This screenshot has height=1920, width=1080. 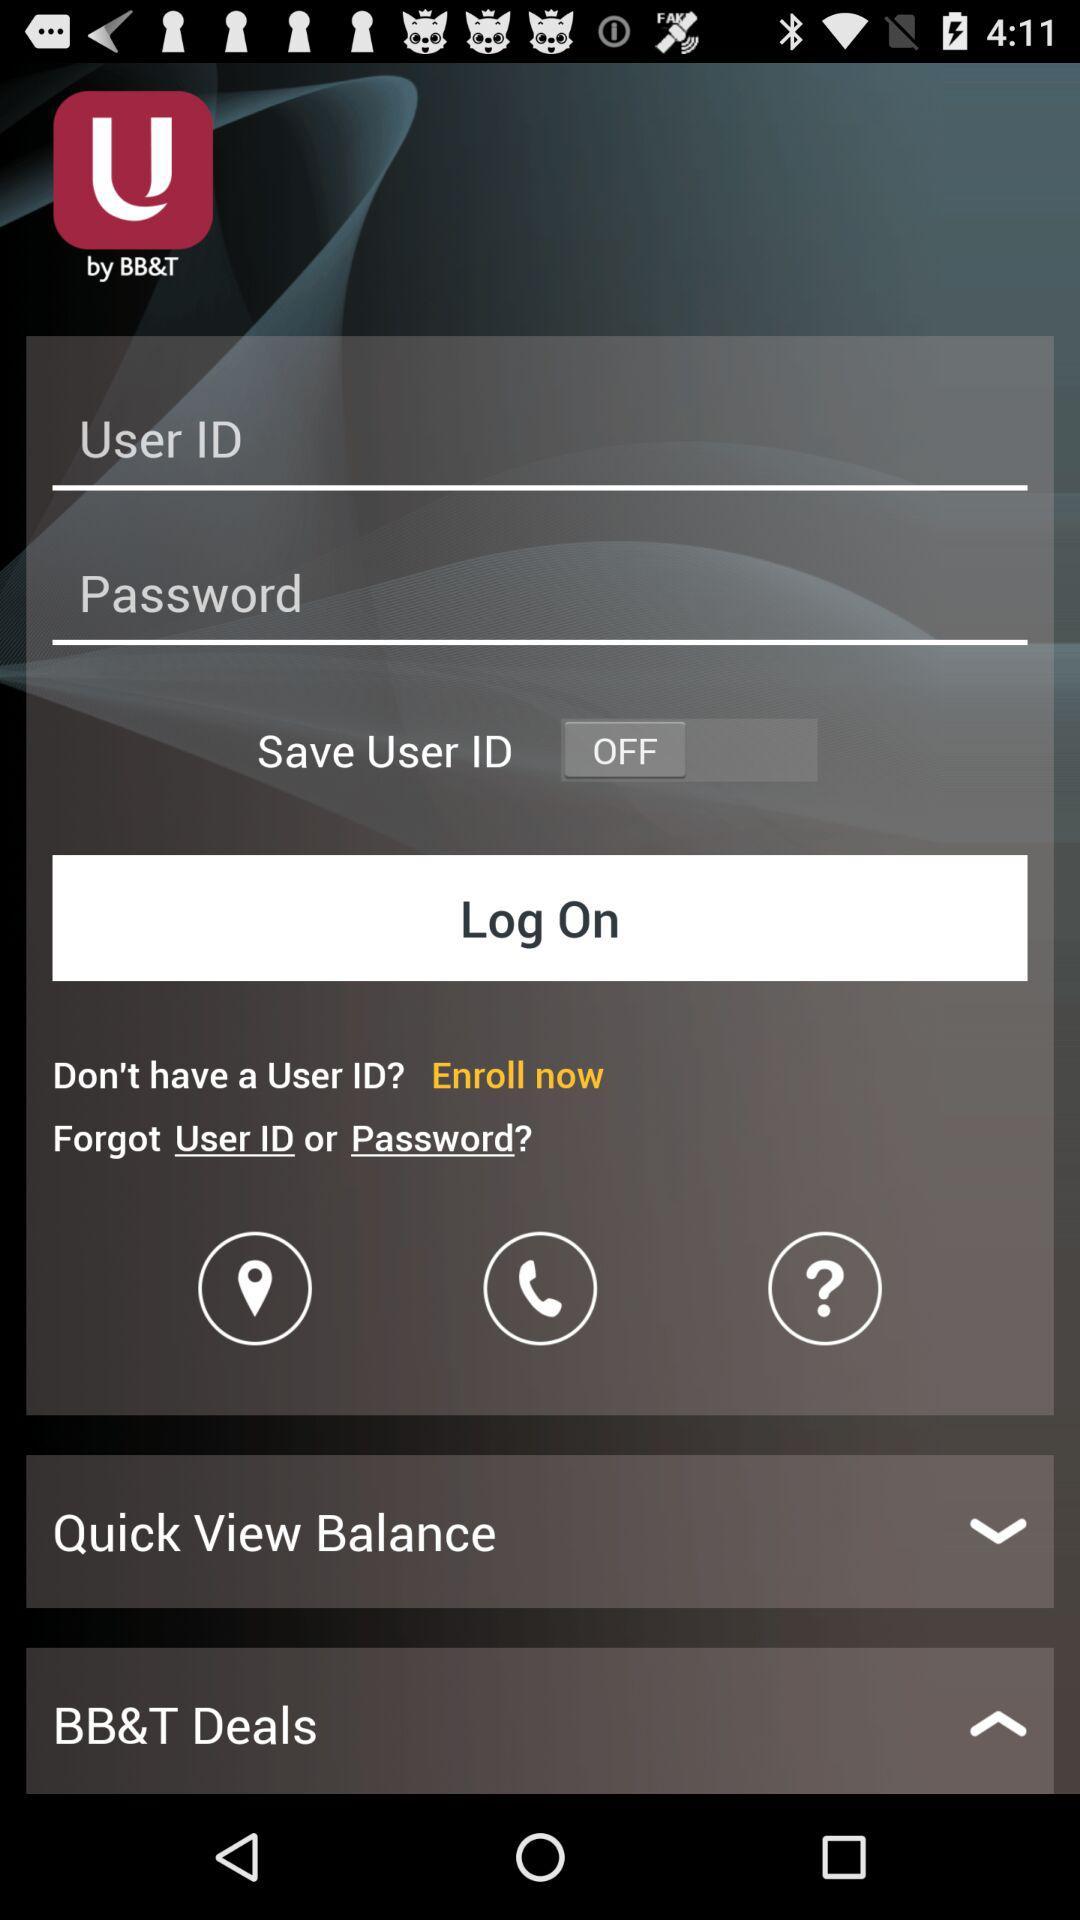 What do you see at coordinates (440, 1137) in the screenshot?
I see `the item below don t have icon` at bounding box center [440, 1137].